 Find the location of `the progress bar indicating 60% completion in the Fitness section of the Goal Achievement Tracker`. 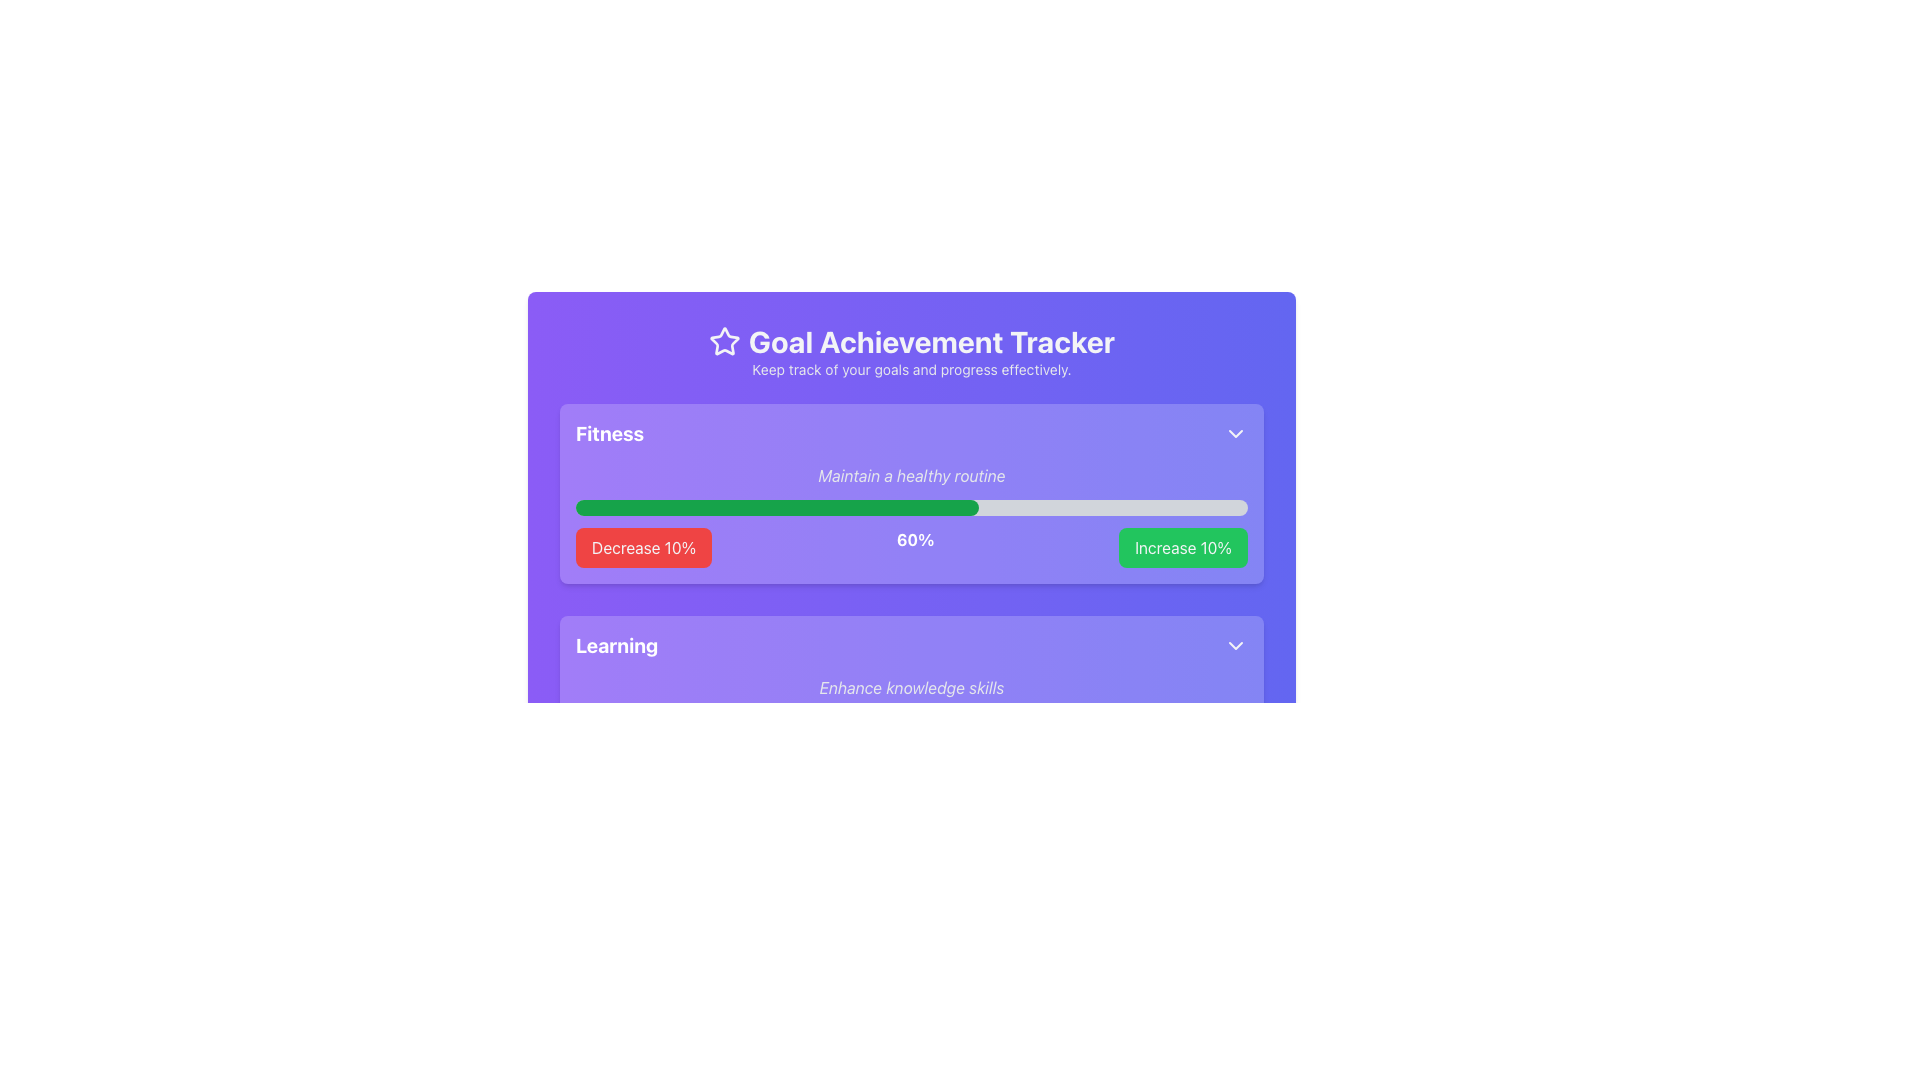

the progress bar indicating 60% completion in the Fitness section of the Goal Achievement Tracker is located at coordinates (776, 507).